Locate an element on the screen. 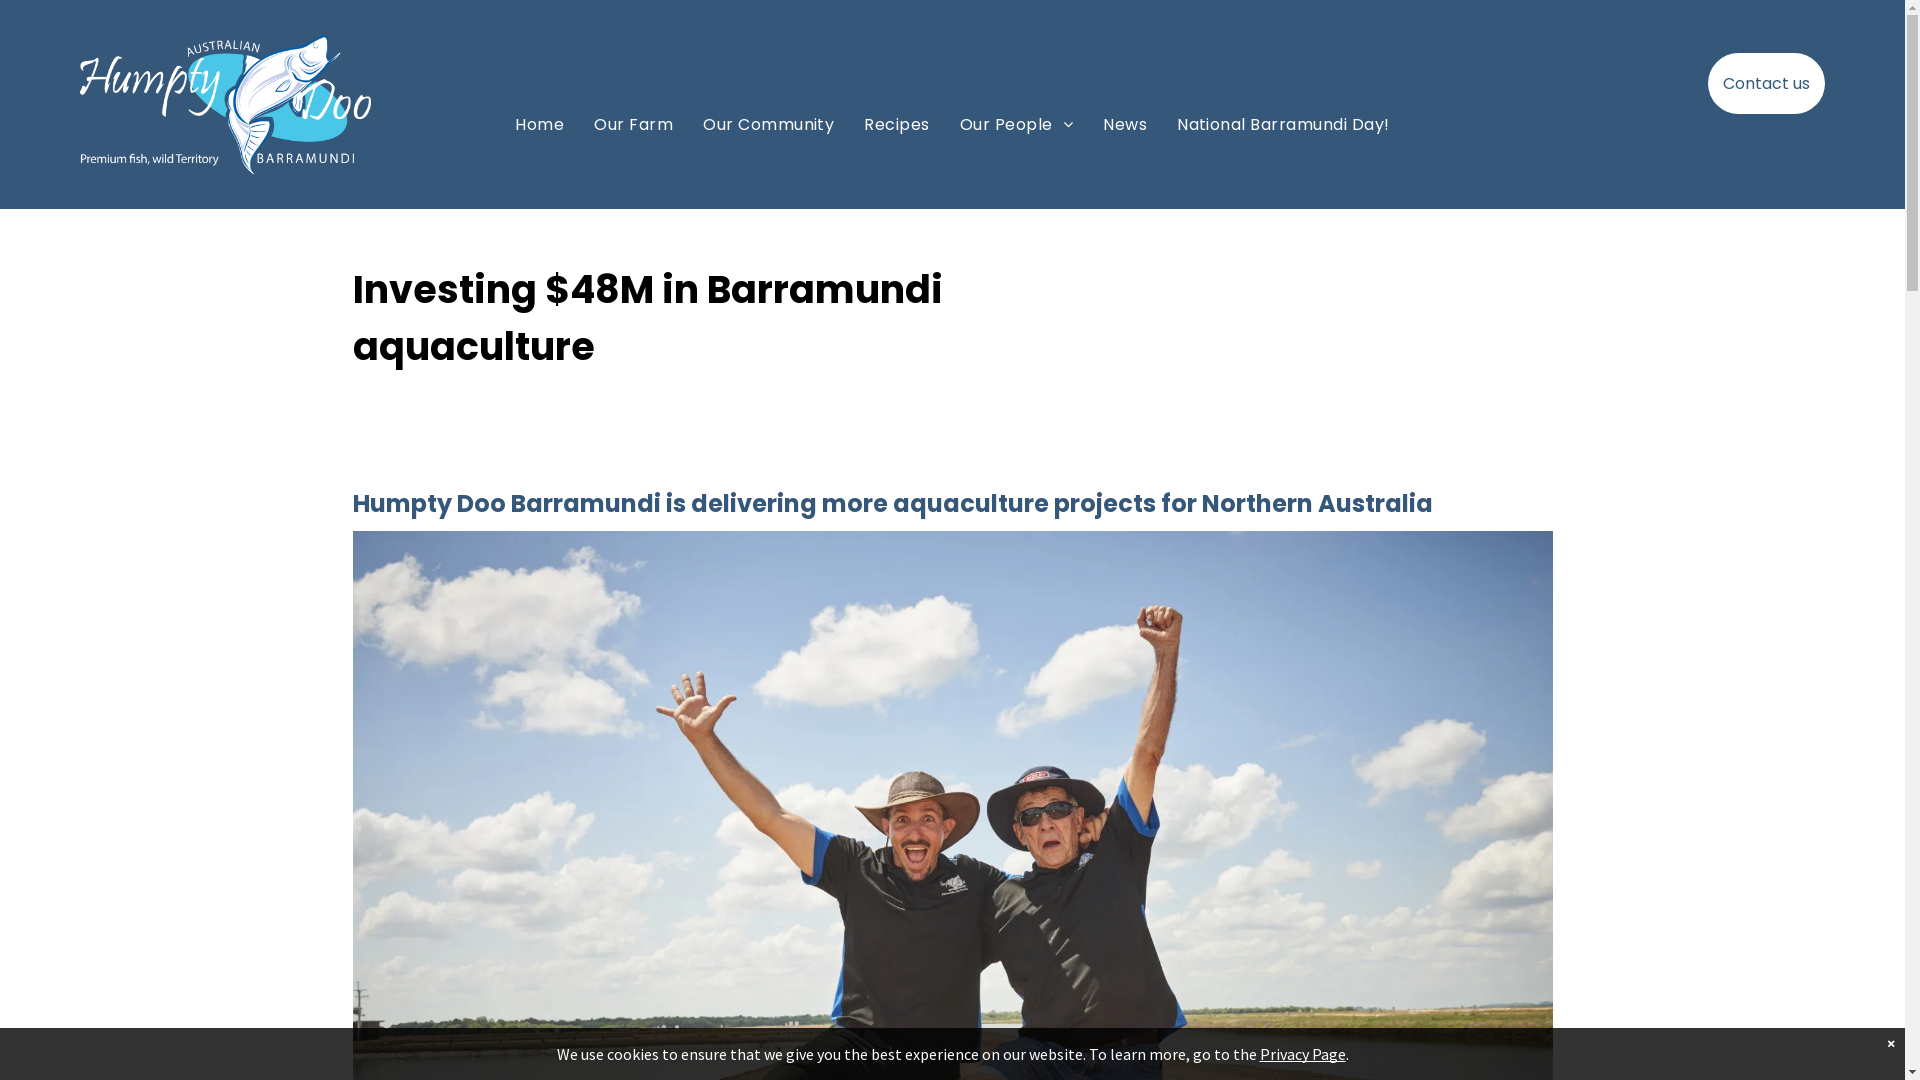 The height and width of the screenshot is (1080, 1920). 'Privacy Page' is located at coordinates (1258, 1052).